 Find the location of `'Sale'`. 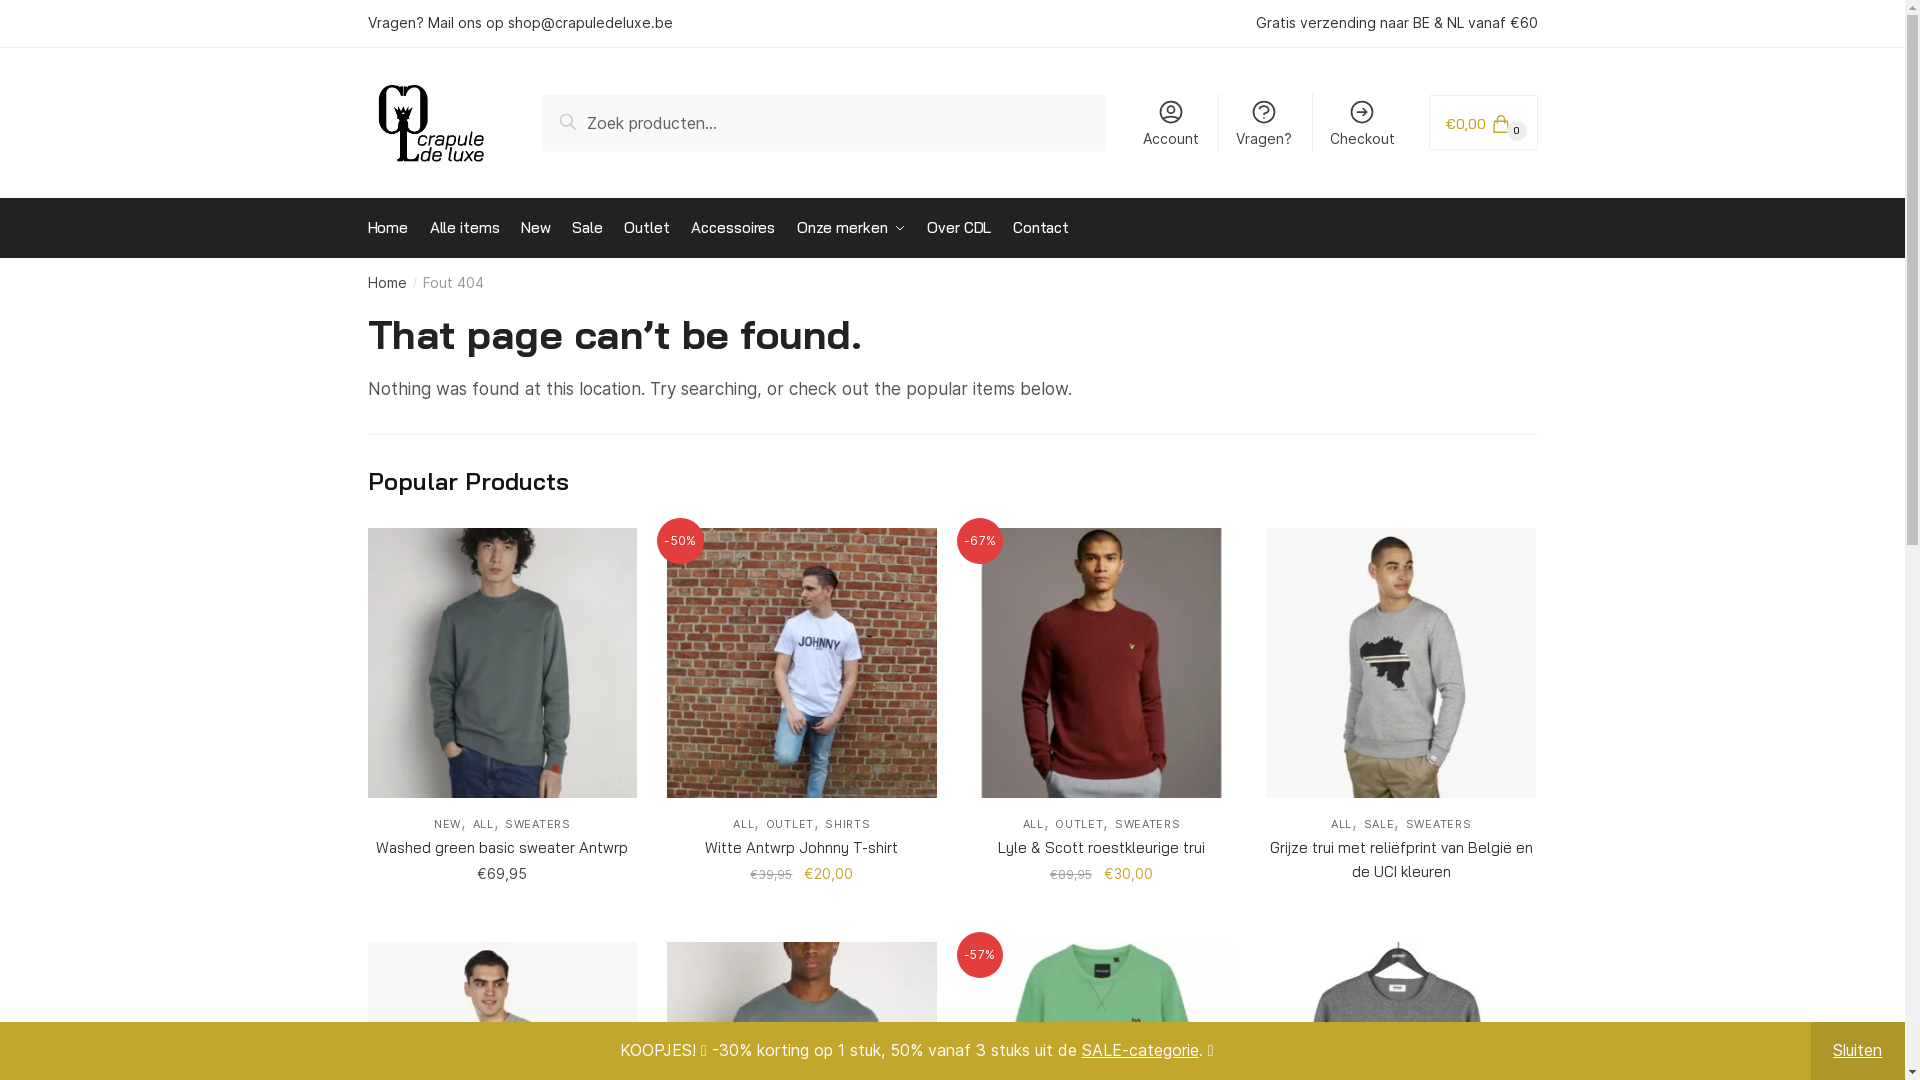

'Sale' is located at coordinates (587, 226).